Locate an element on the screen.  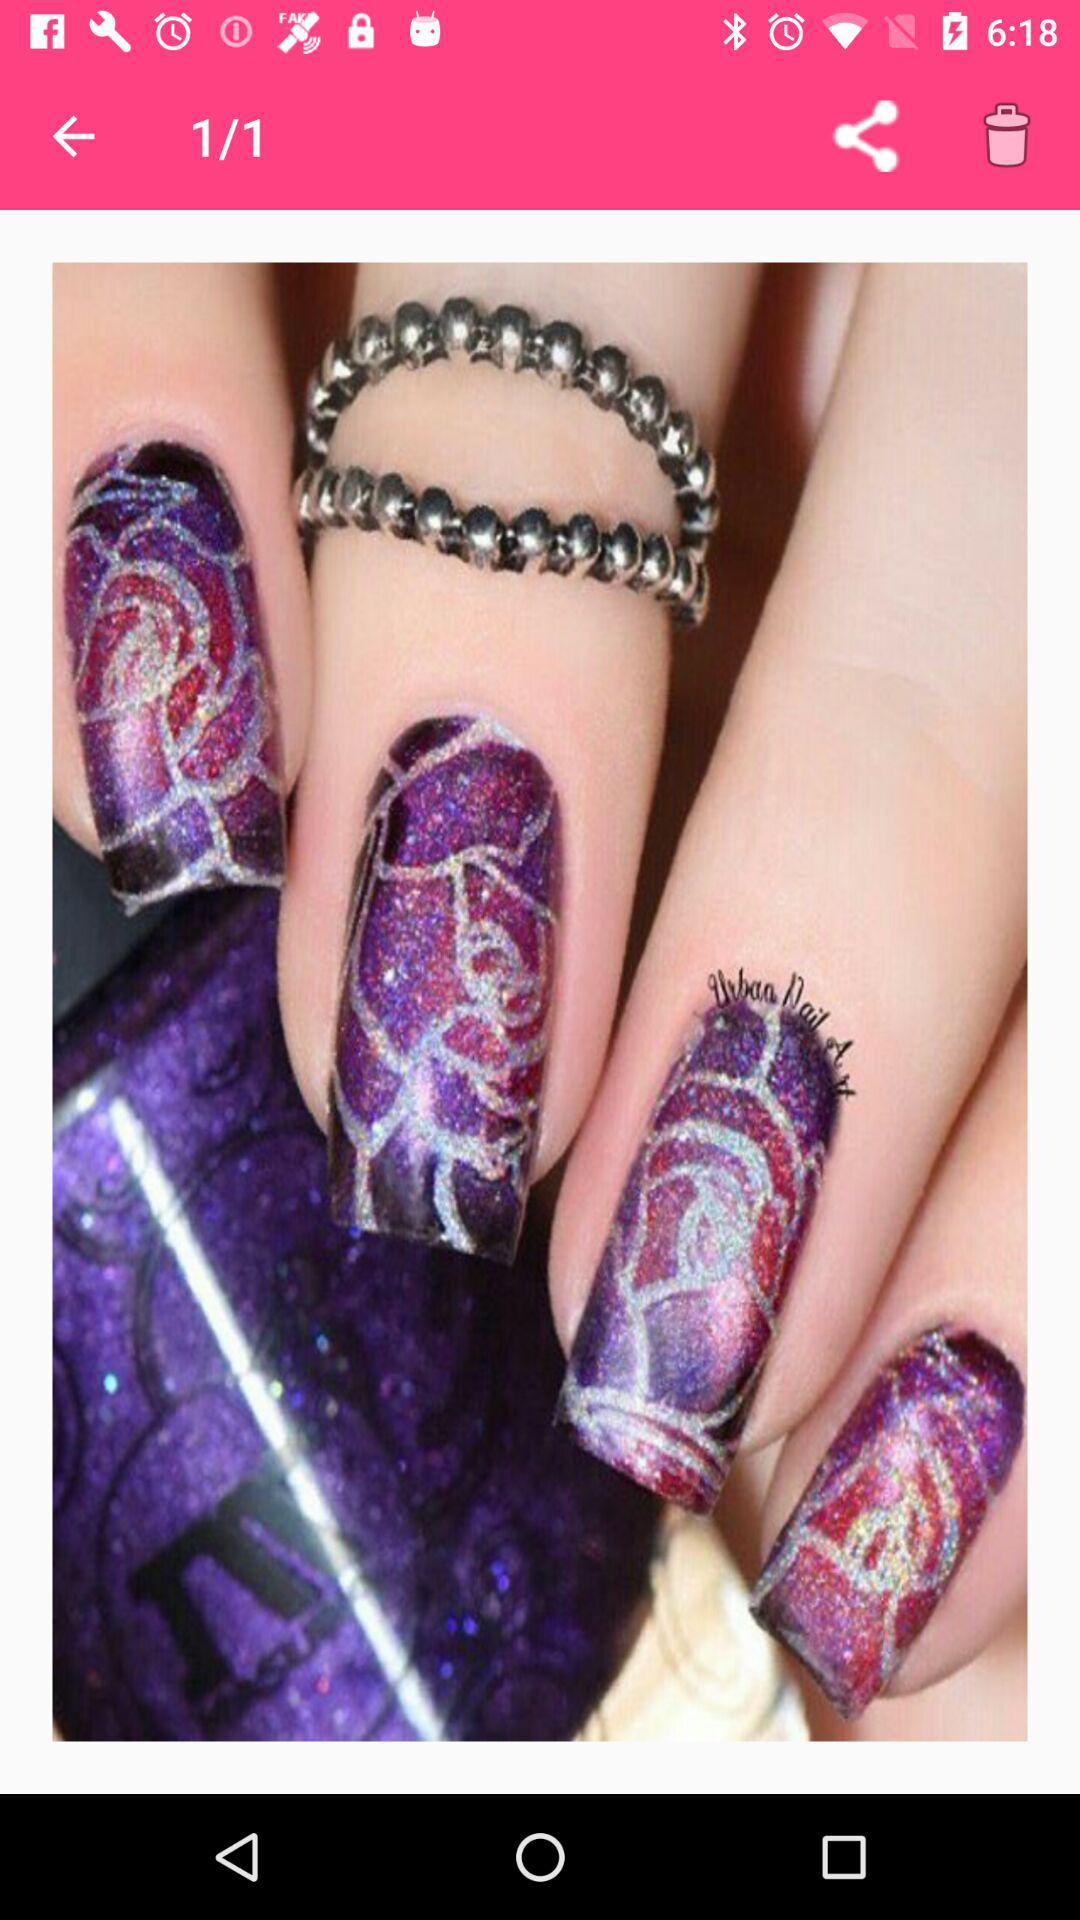
delete is located at coordinates (1006, 135).